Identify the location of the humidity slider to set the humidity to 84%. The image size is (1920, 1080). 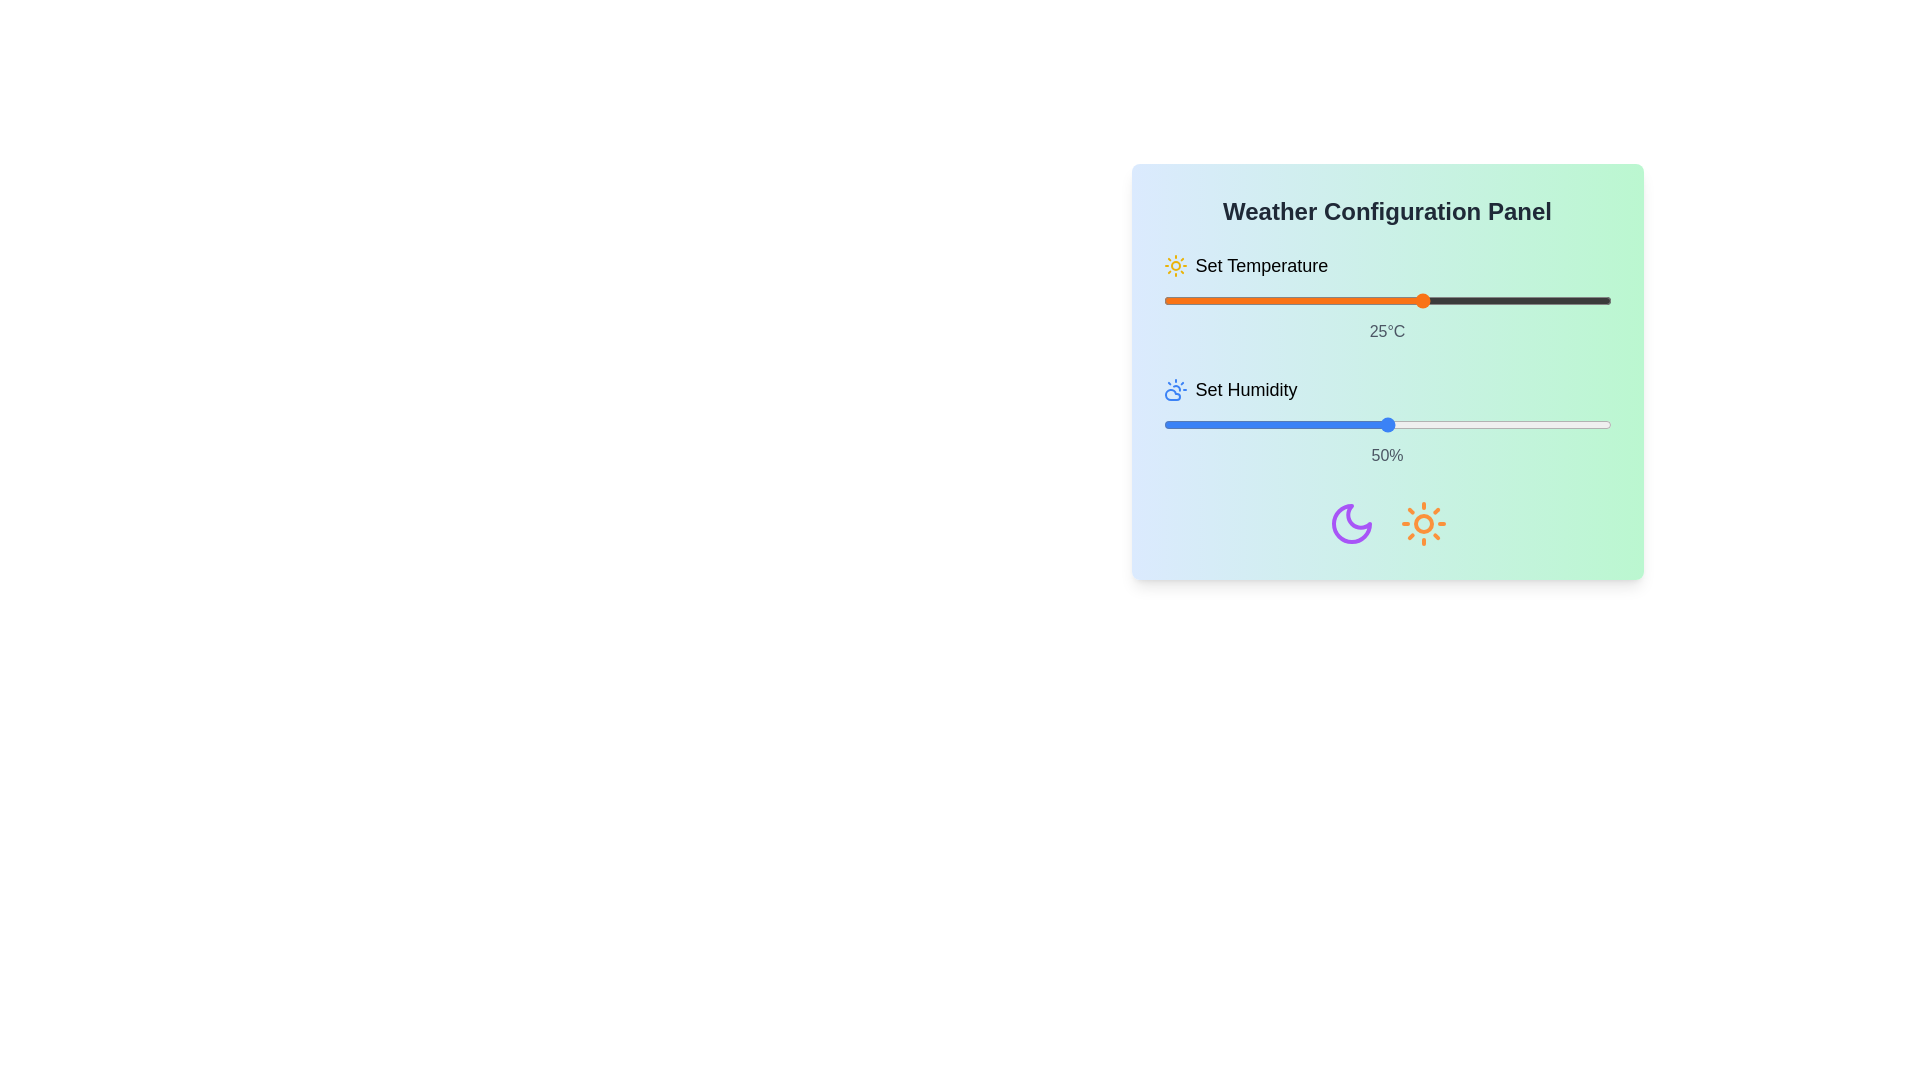
(1538, 423).